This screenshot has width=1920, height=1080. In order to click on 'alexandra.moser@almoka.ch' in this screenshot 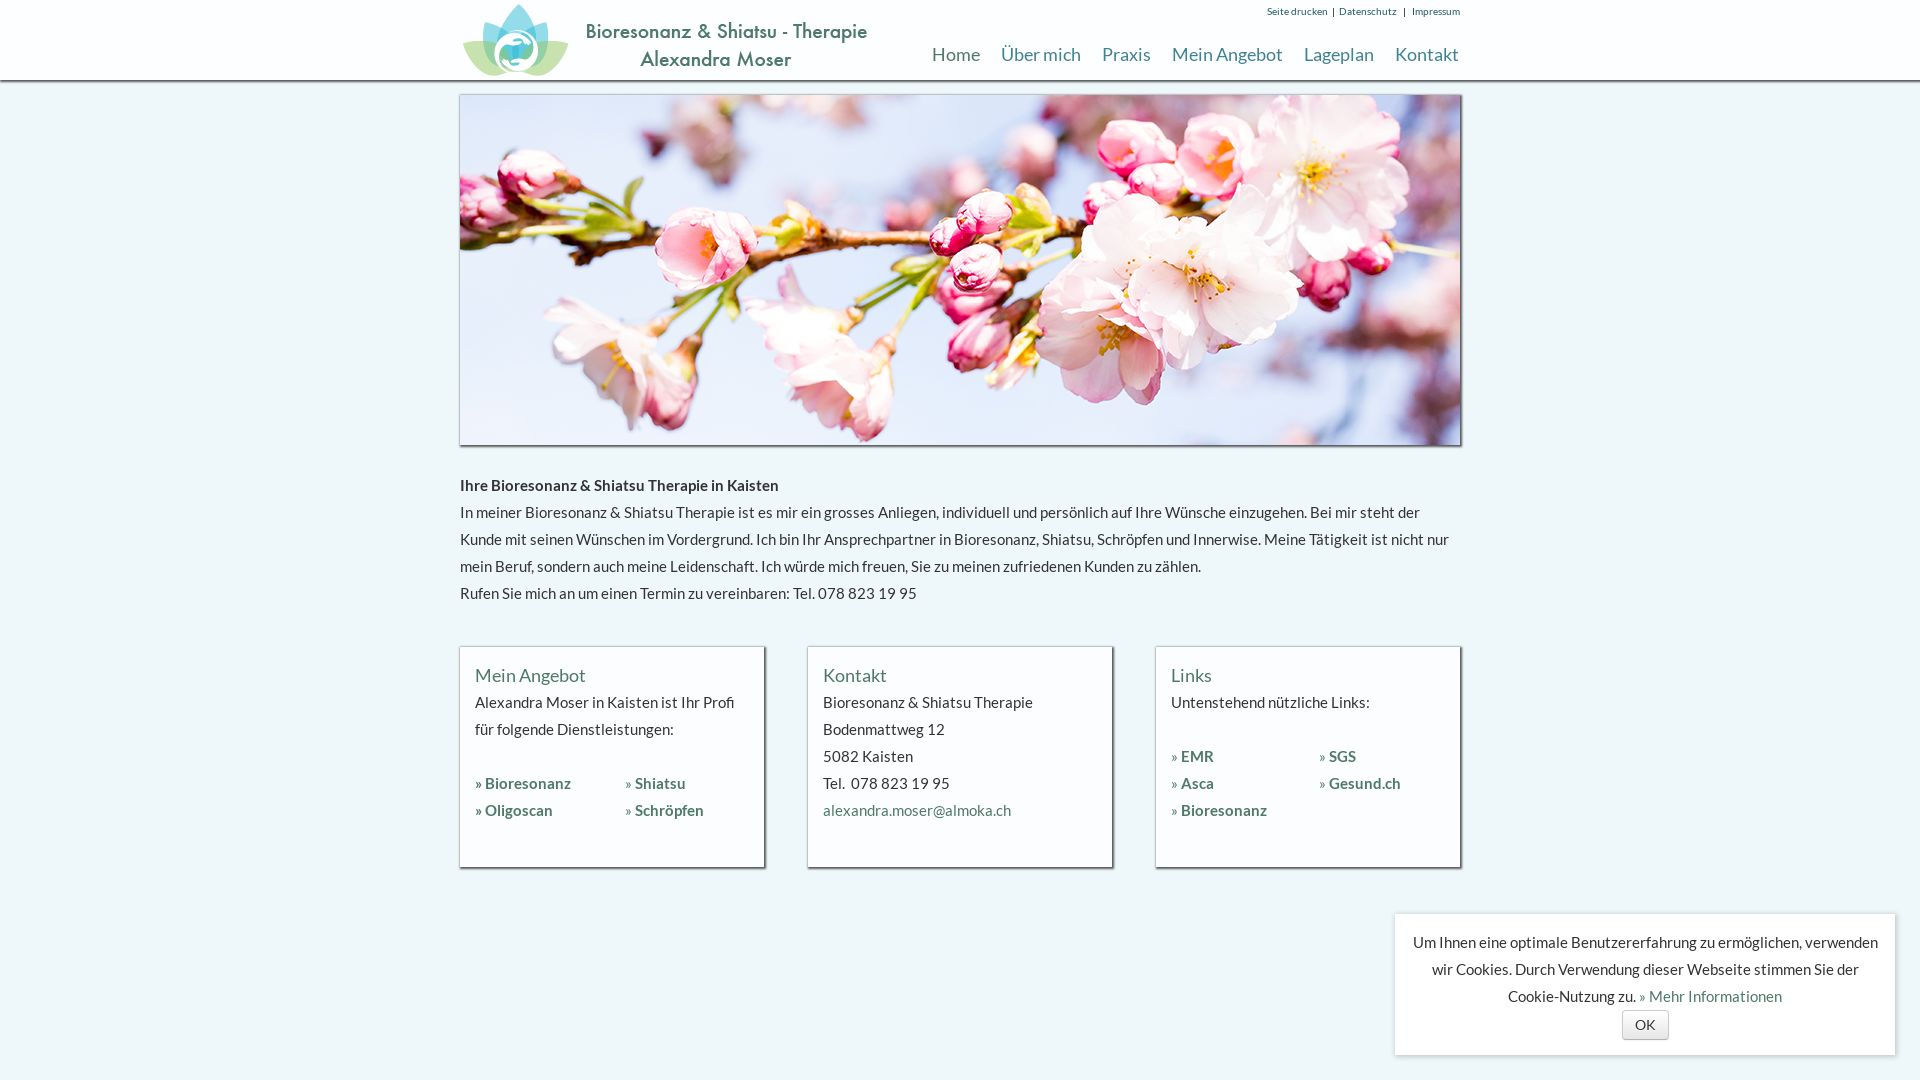, I will do `click(915, 810)`.